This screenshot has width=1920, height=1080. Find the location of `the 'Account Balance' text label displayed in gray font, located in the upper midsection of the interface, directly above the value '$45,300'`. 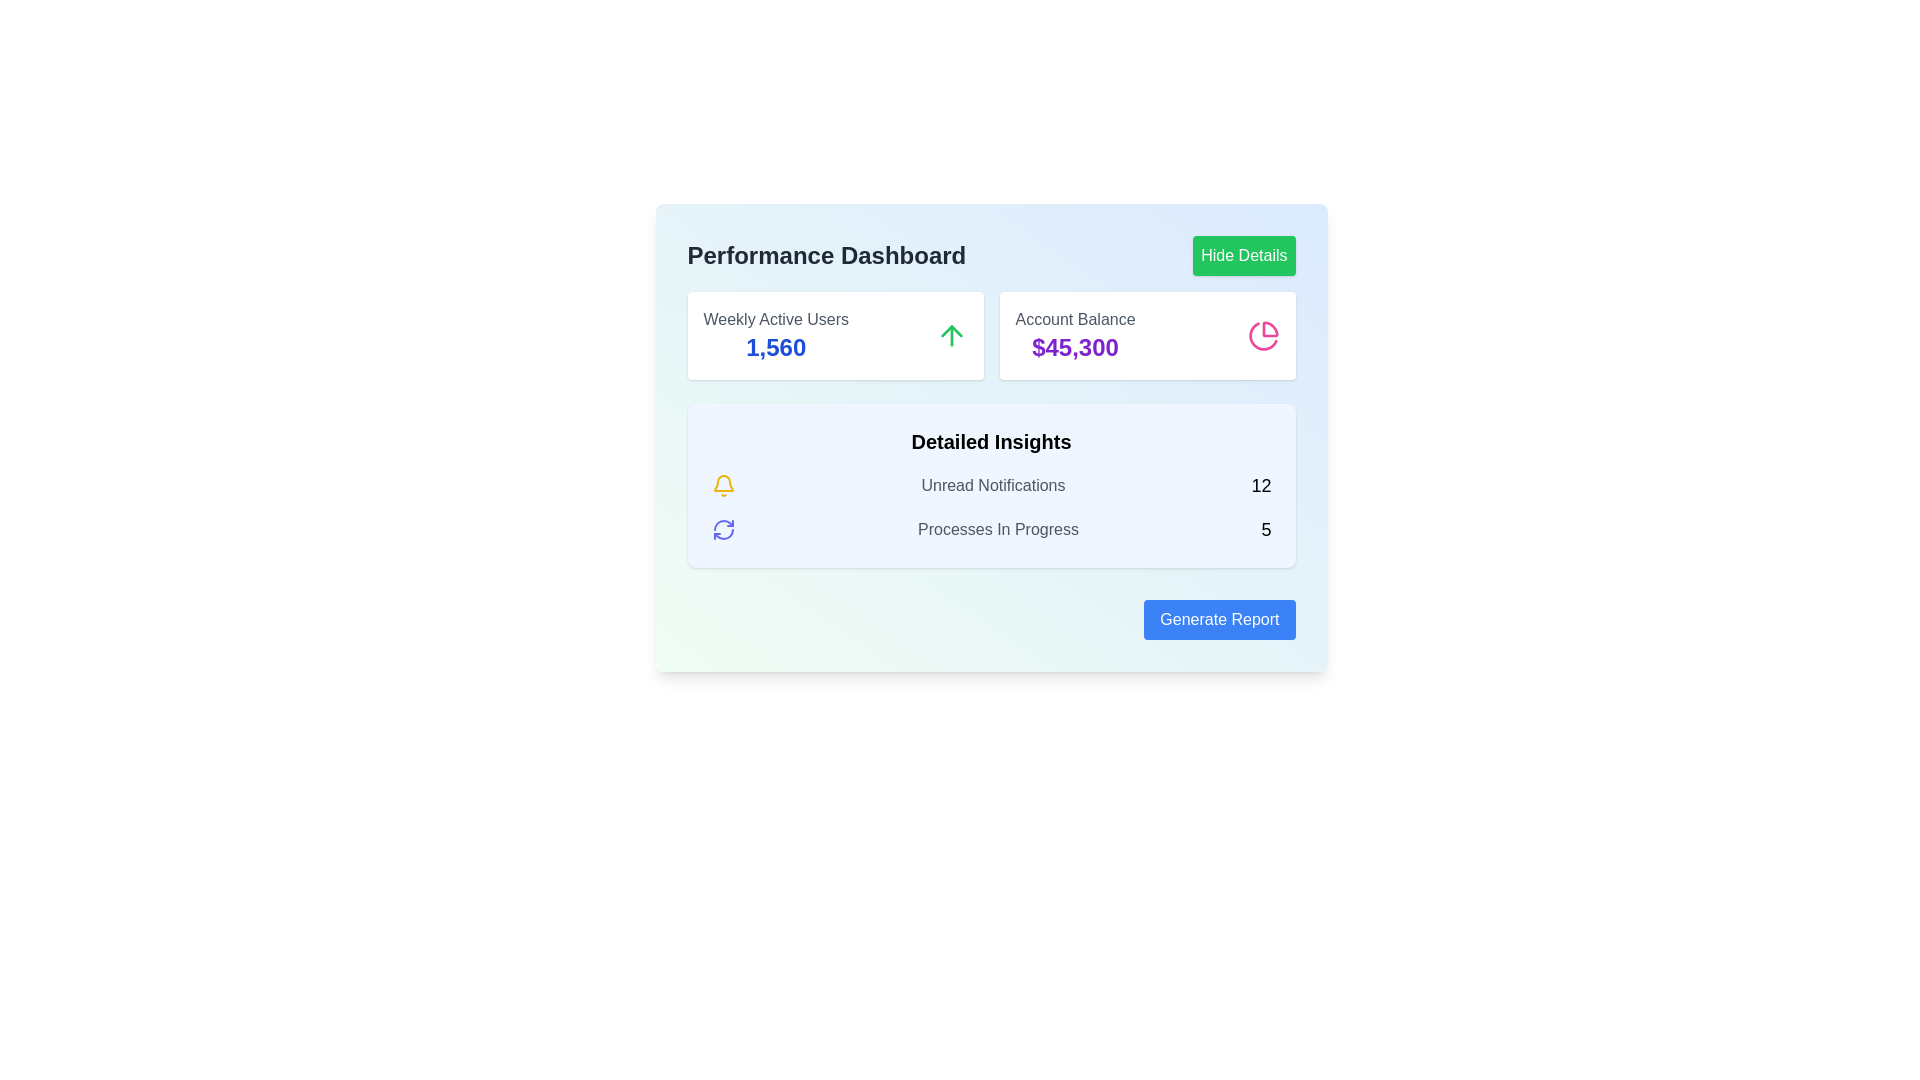

the 'Account Balance' text label displayed in gray font, located in the upper midsection of the interface, directly above the value '$45,300' is located at coordinates (1074, 319).